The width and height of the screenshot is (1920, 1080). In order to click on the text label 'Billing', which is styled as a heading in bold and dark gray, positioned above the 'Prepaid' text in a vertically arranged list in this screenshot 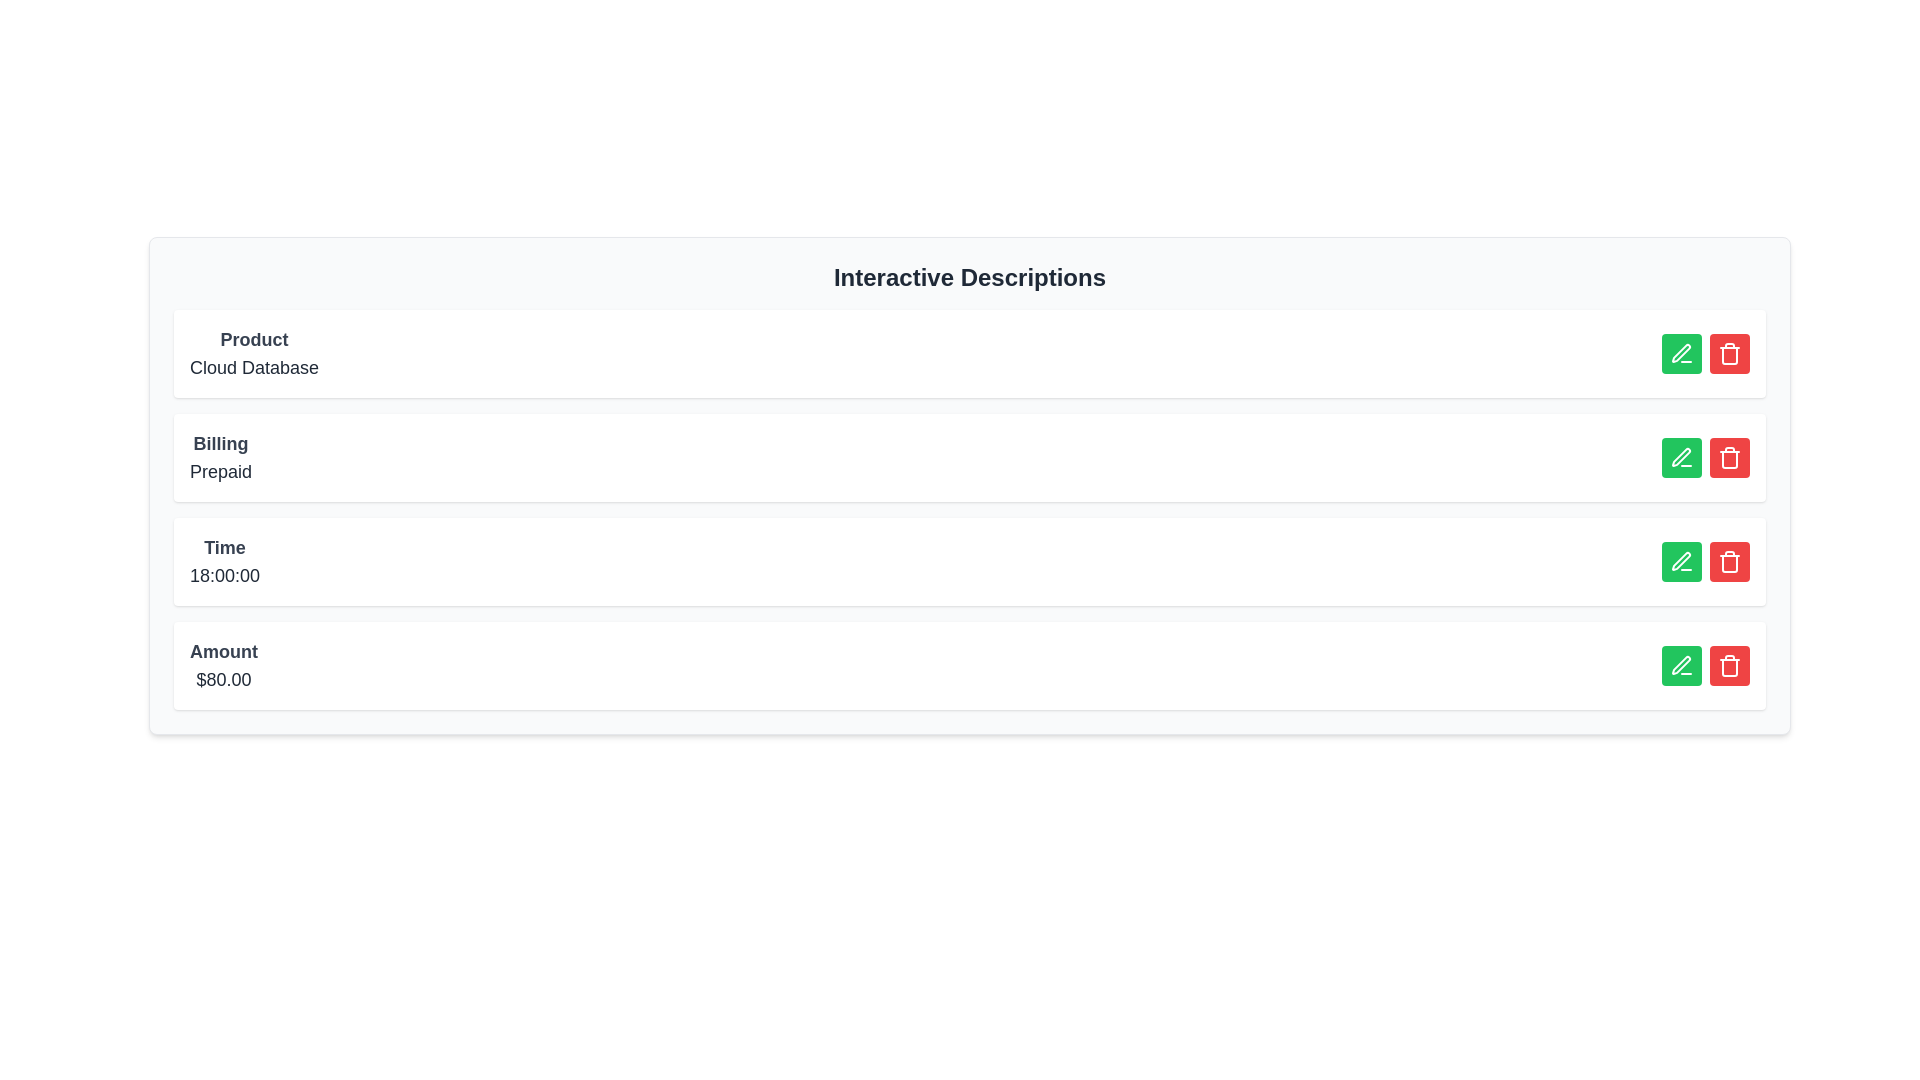, I will do `click(220, 442)`.